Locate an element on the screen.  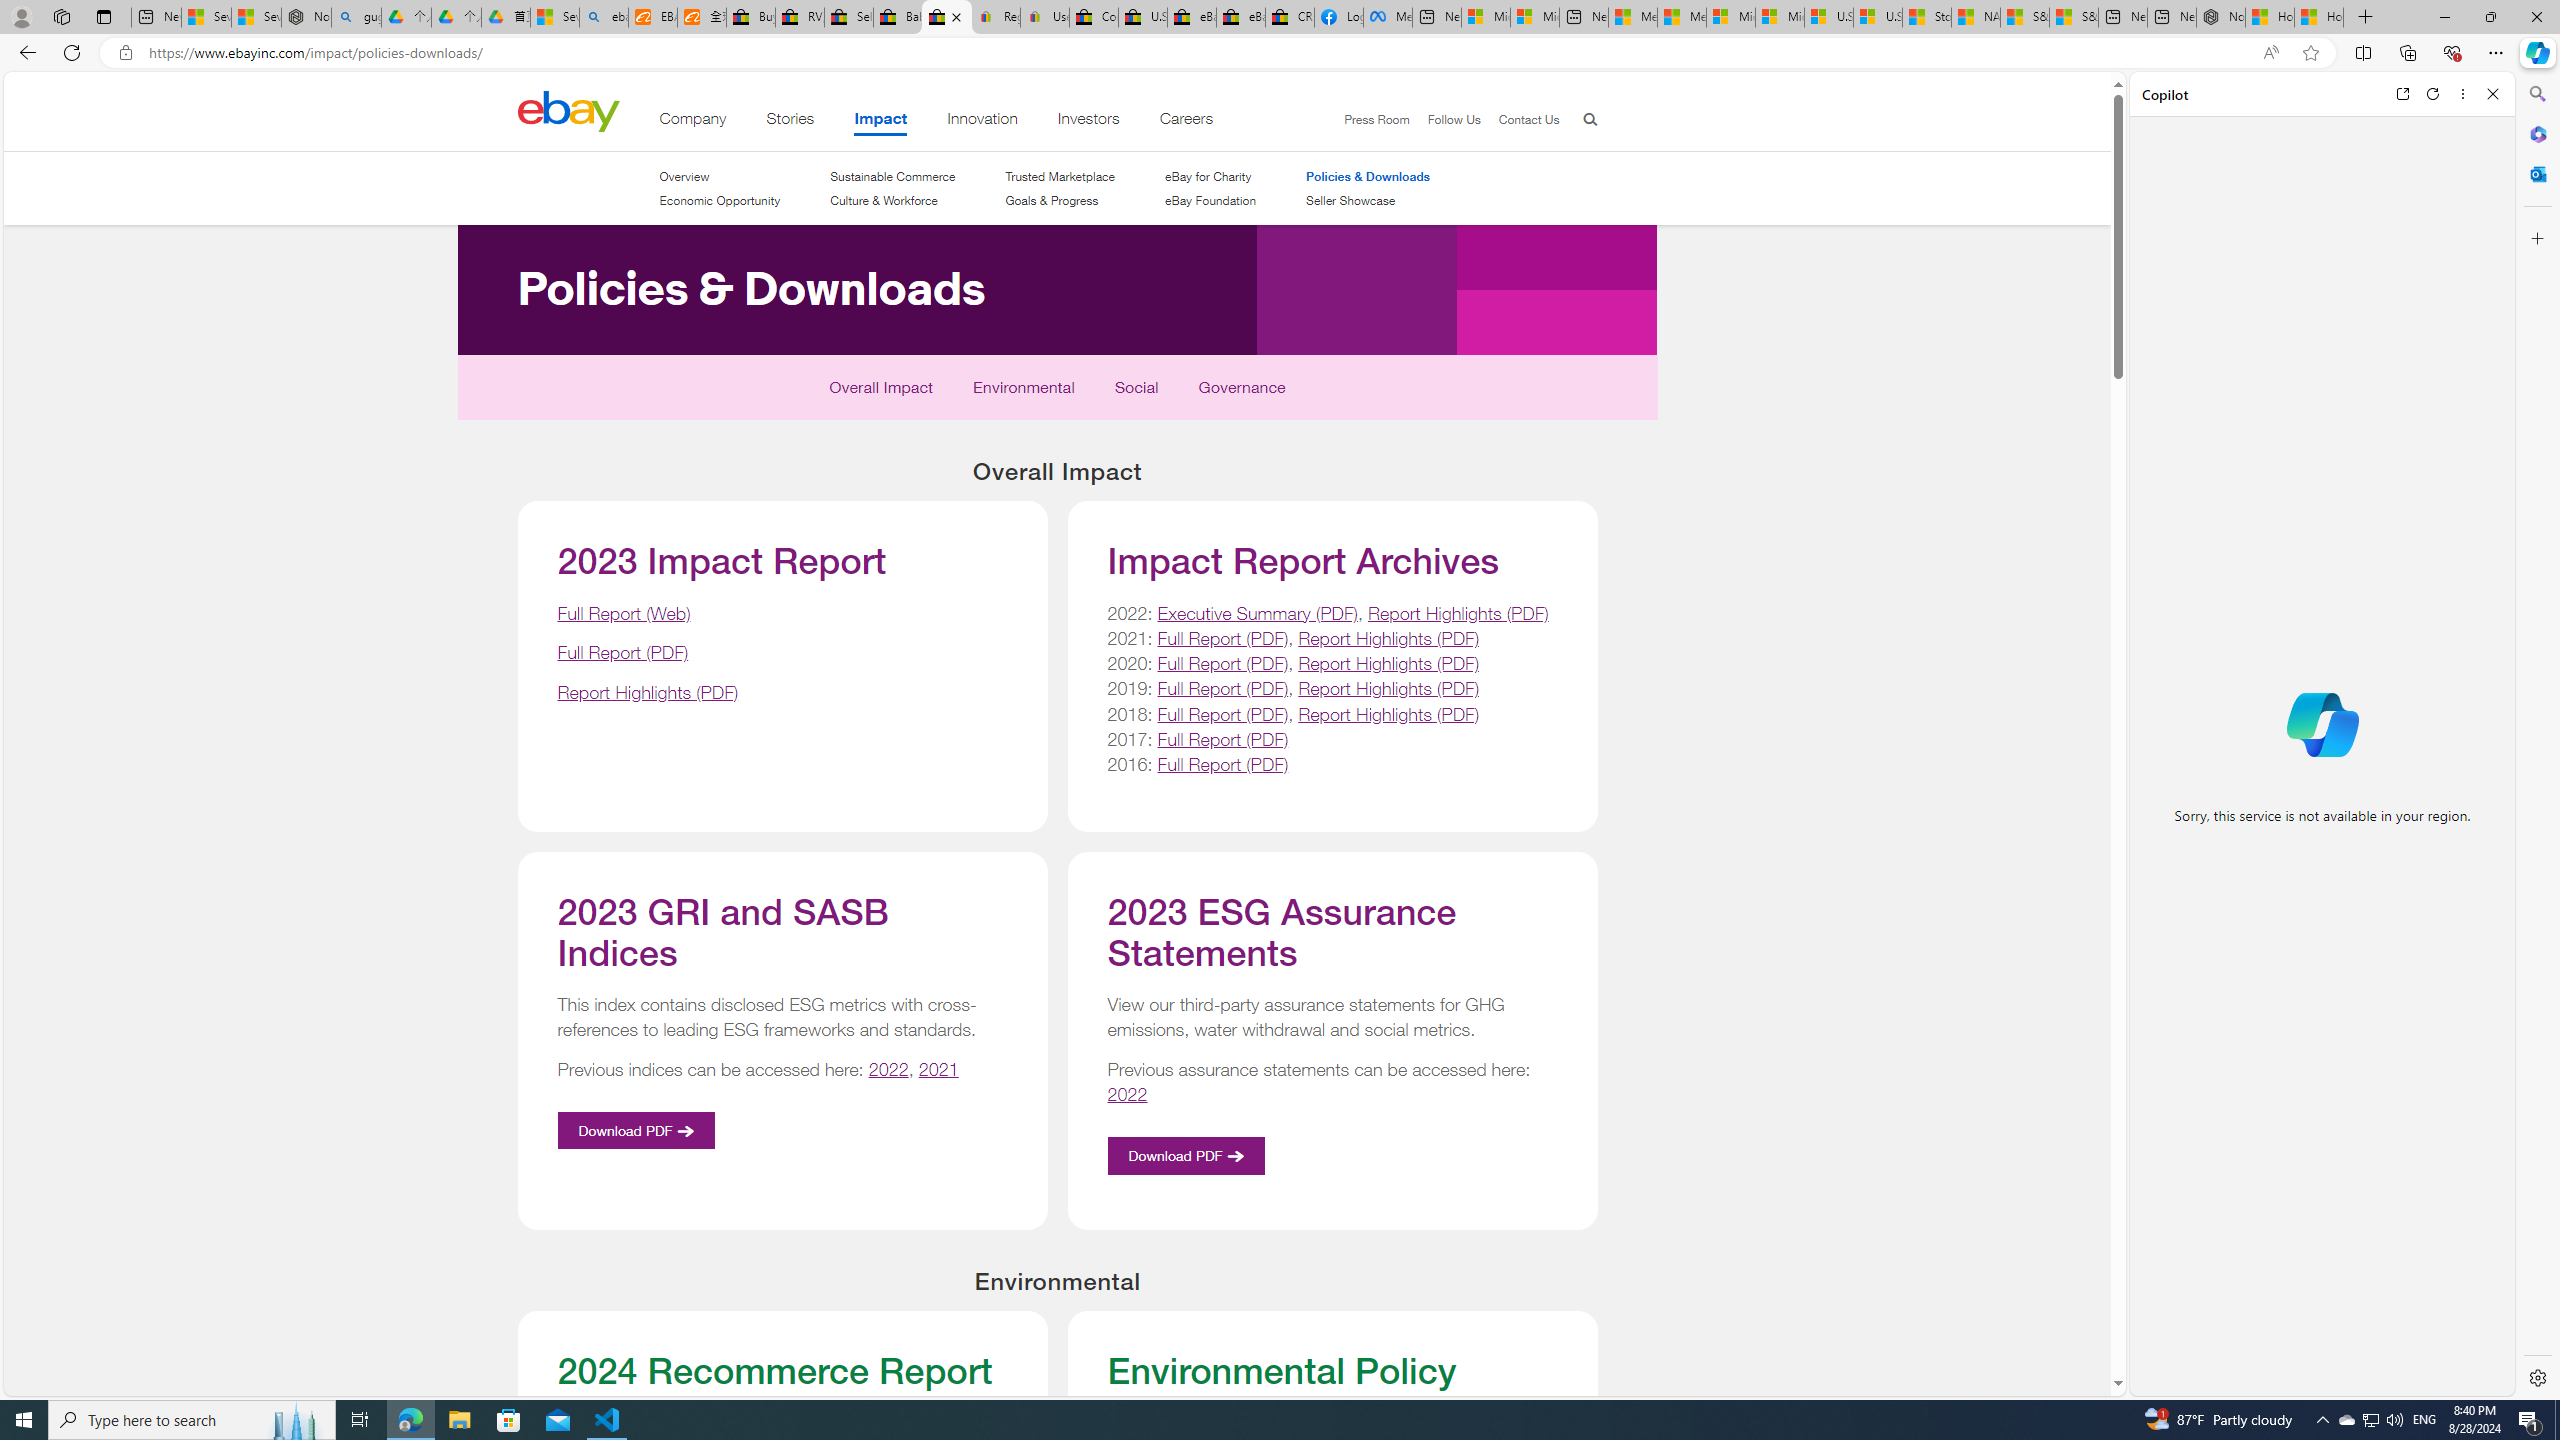
'Full Report (PDF)' is located at coordinates (1222, 762).